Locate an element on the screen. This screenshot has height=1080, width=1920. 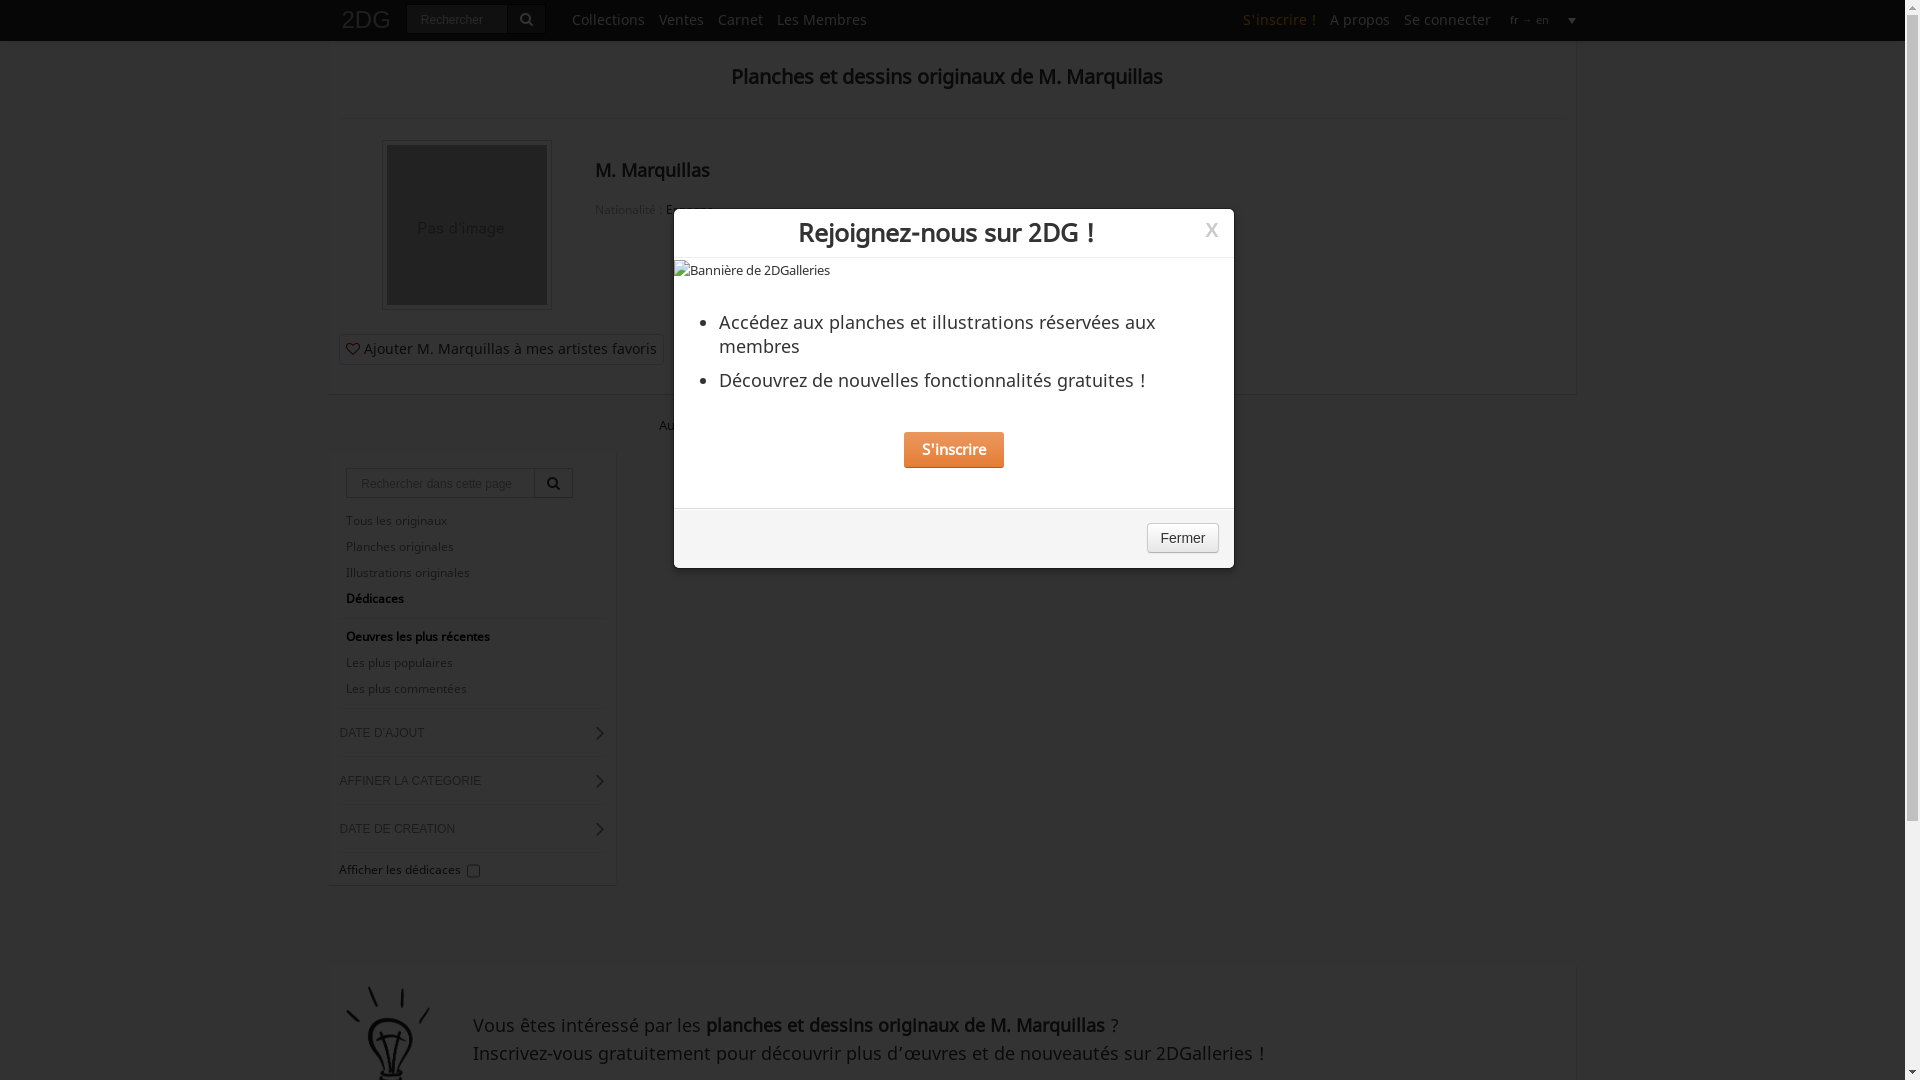
'Illustrations originales' is located at coordinates (340, 573).